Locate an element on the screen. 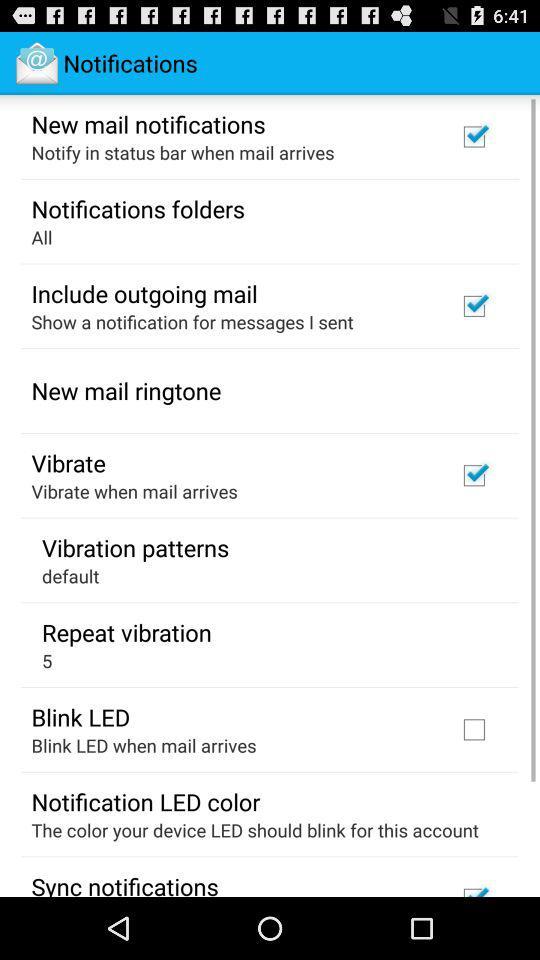  notify in status is located at coordinates (183, 151).